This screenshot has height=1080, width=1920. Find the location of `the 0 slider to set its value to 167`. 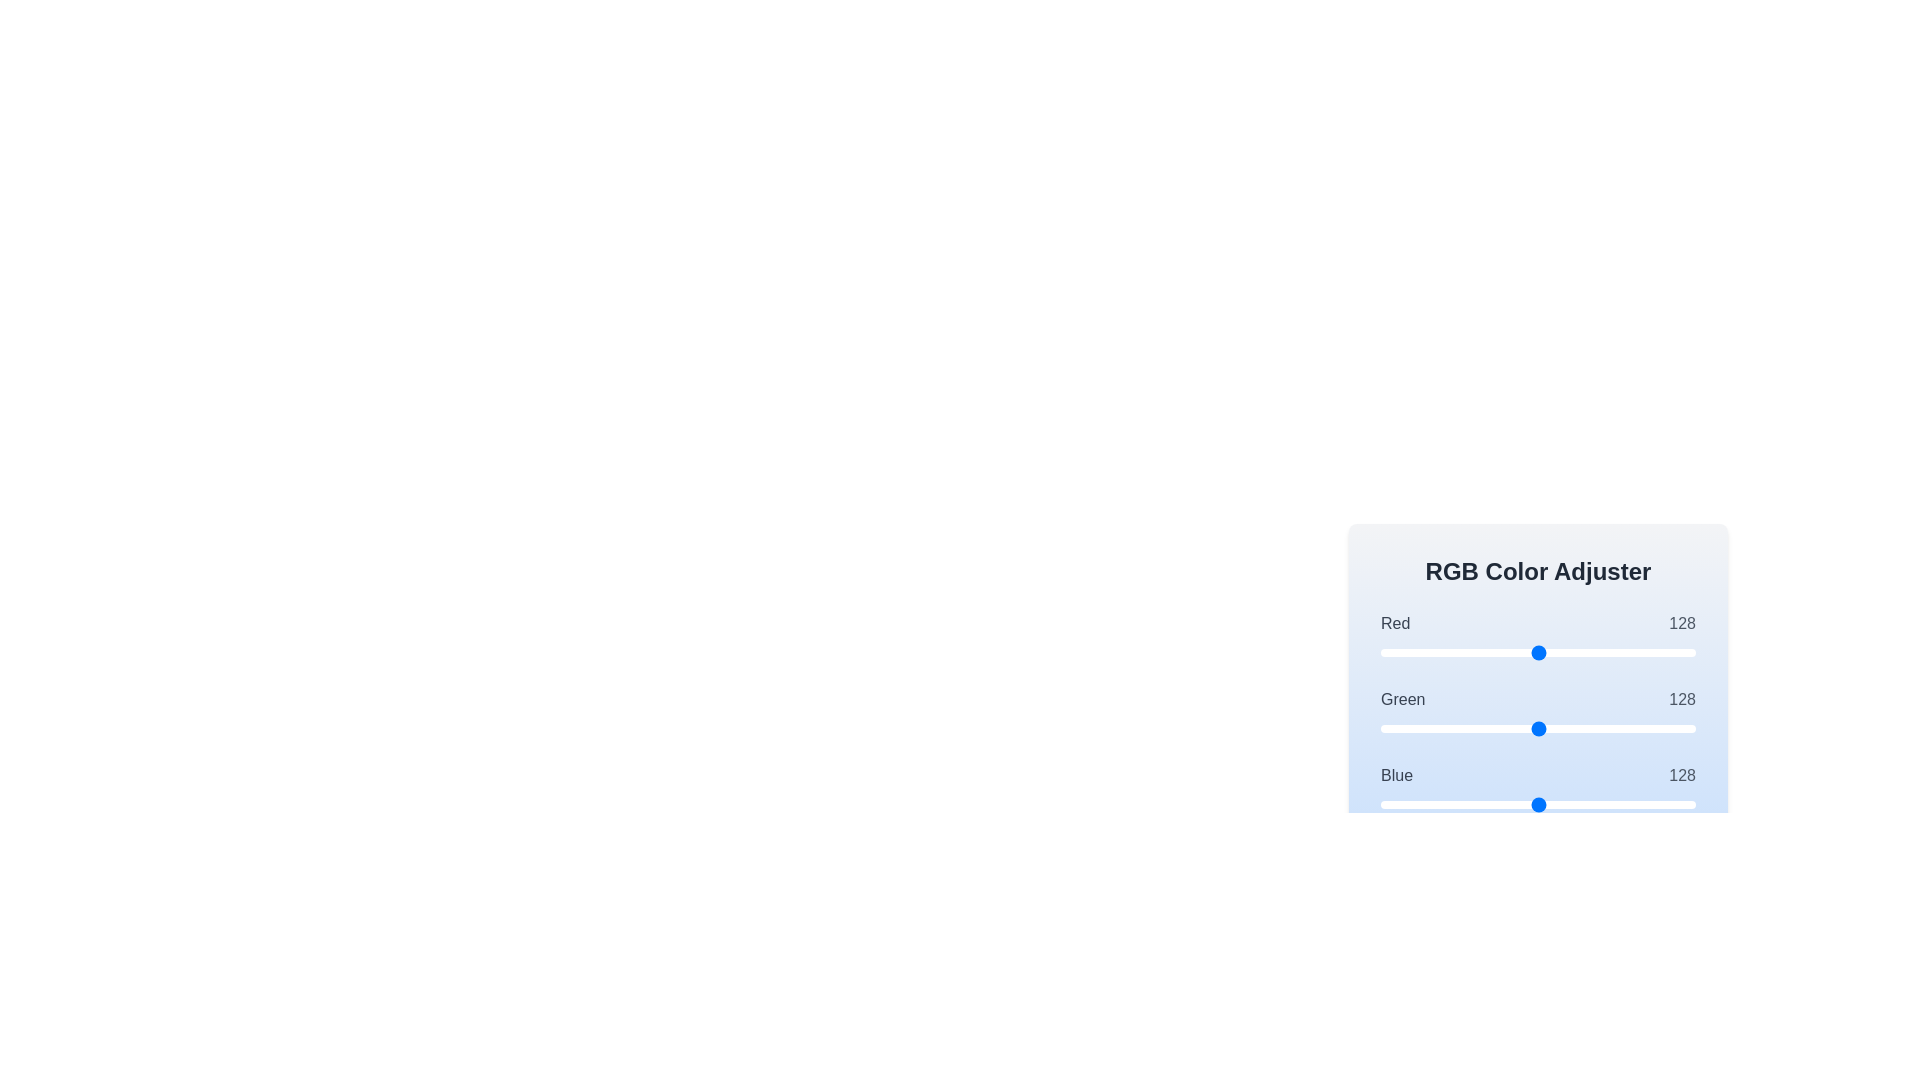

the 0 slider to set its value to 167 is located at coordinates (1586, 652).